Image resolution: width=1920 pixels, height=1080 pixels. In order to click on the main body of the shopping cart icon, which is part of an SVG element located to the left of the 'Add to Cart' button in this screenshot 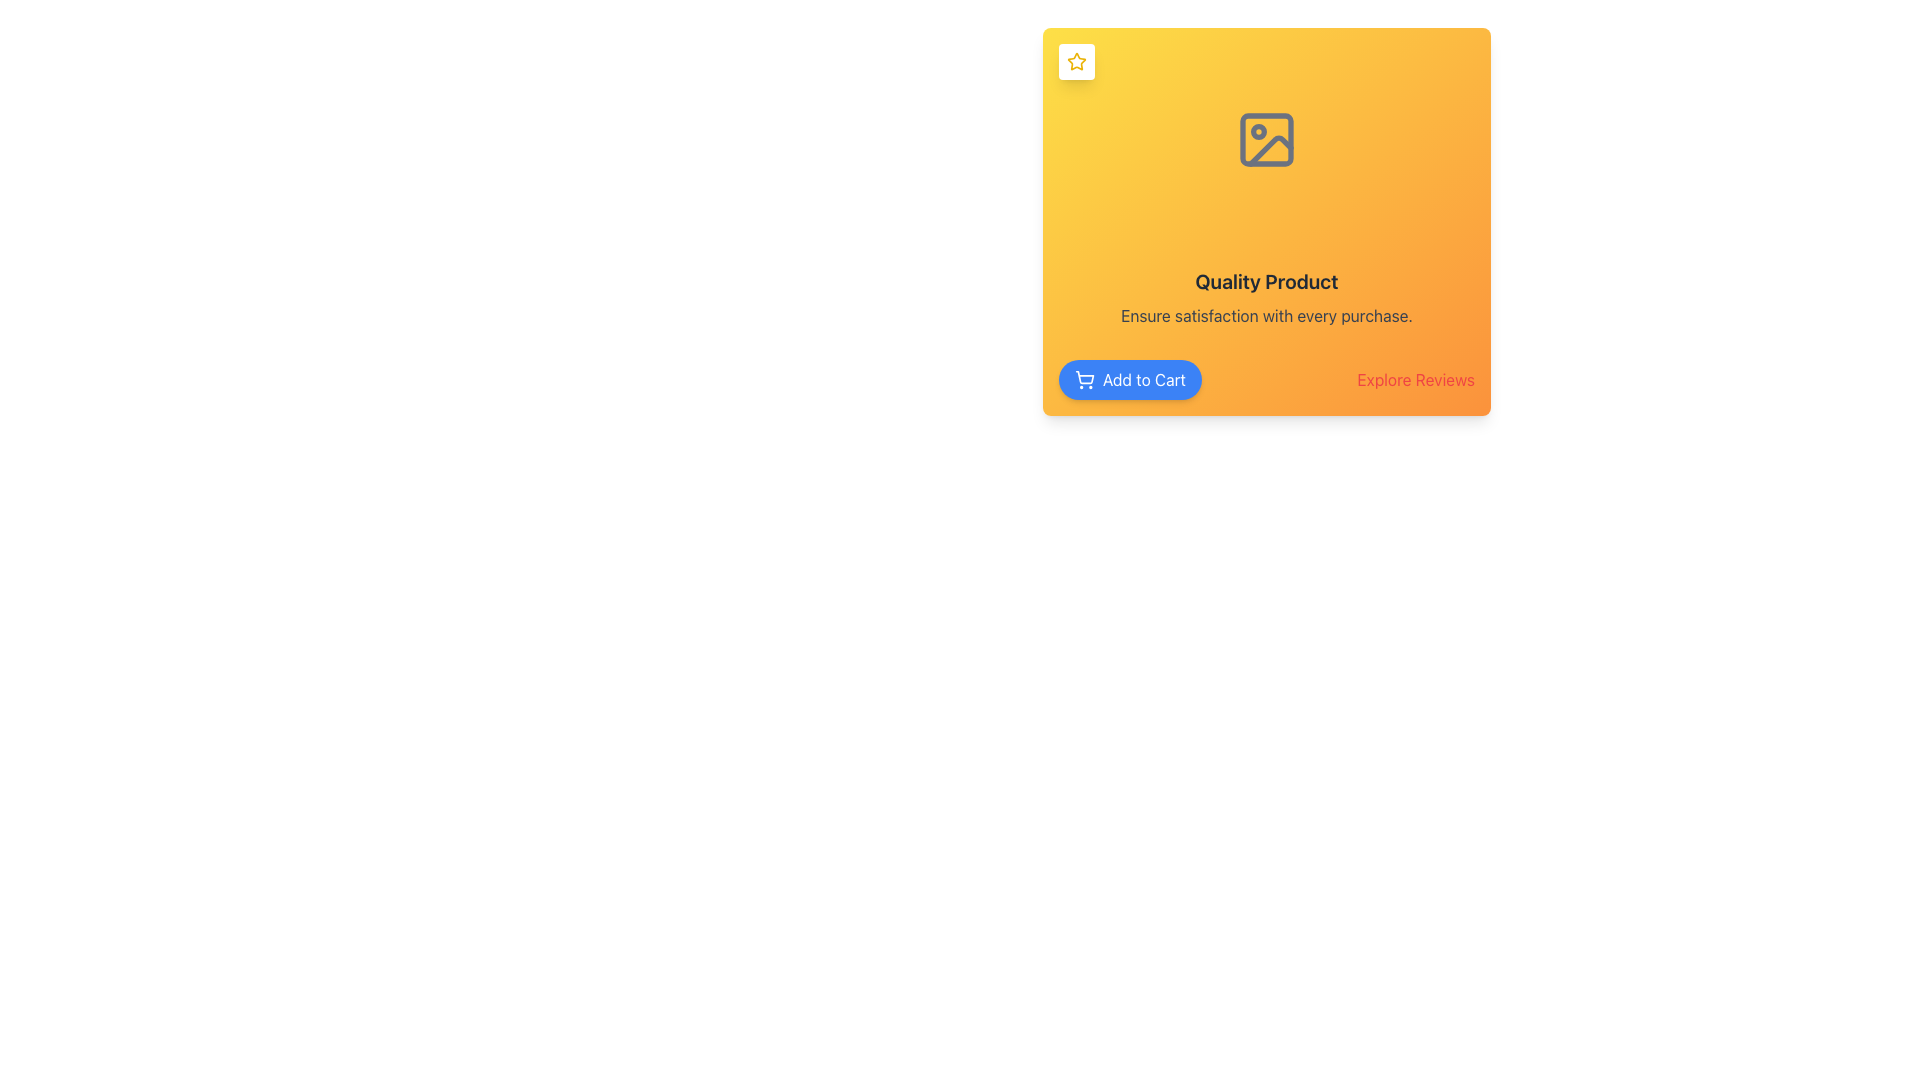, I will do `click(1083, 377)`.